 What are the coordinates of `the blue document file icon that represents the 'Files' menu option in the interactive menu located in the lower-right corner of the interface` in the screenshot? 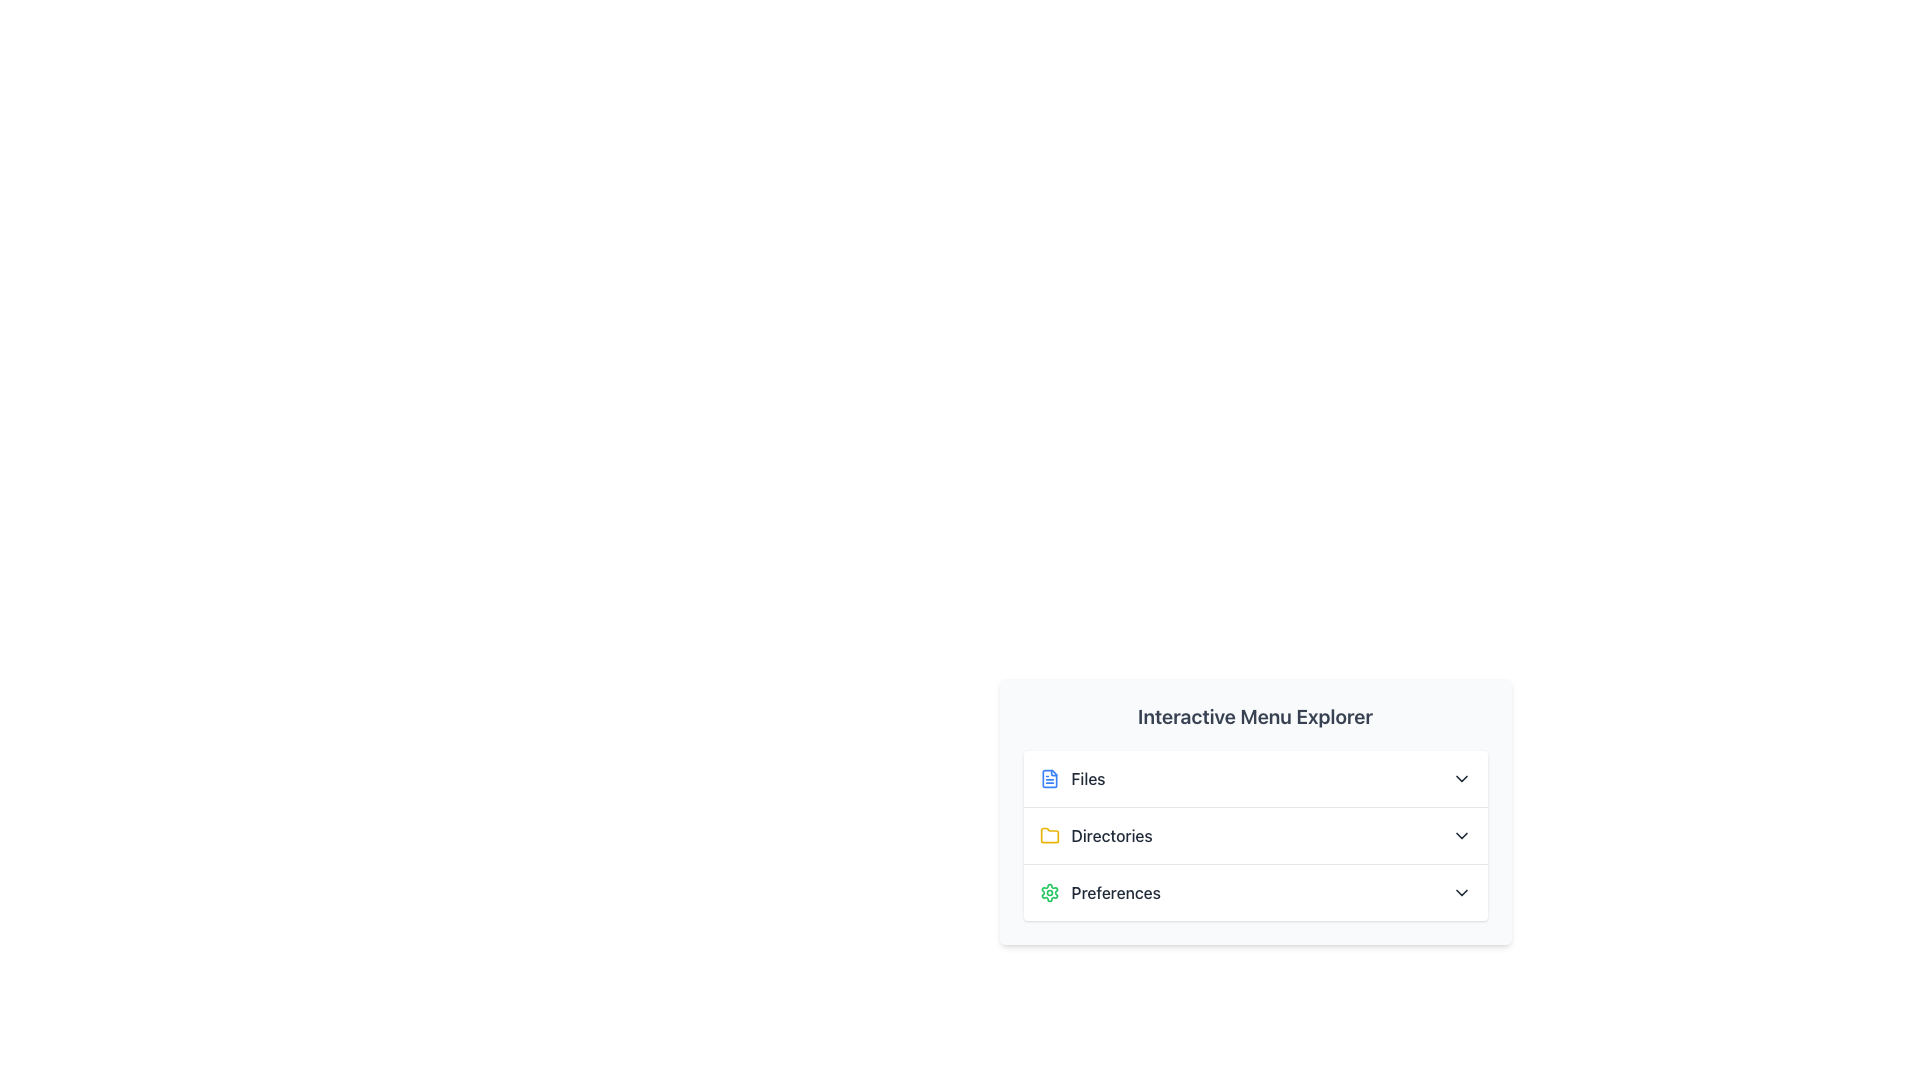 It's located at (1048, 778).